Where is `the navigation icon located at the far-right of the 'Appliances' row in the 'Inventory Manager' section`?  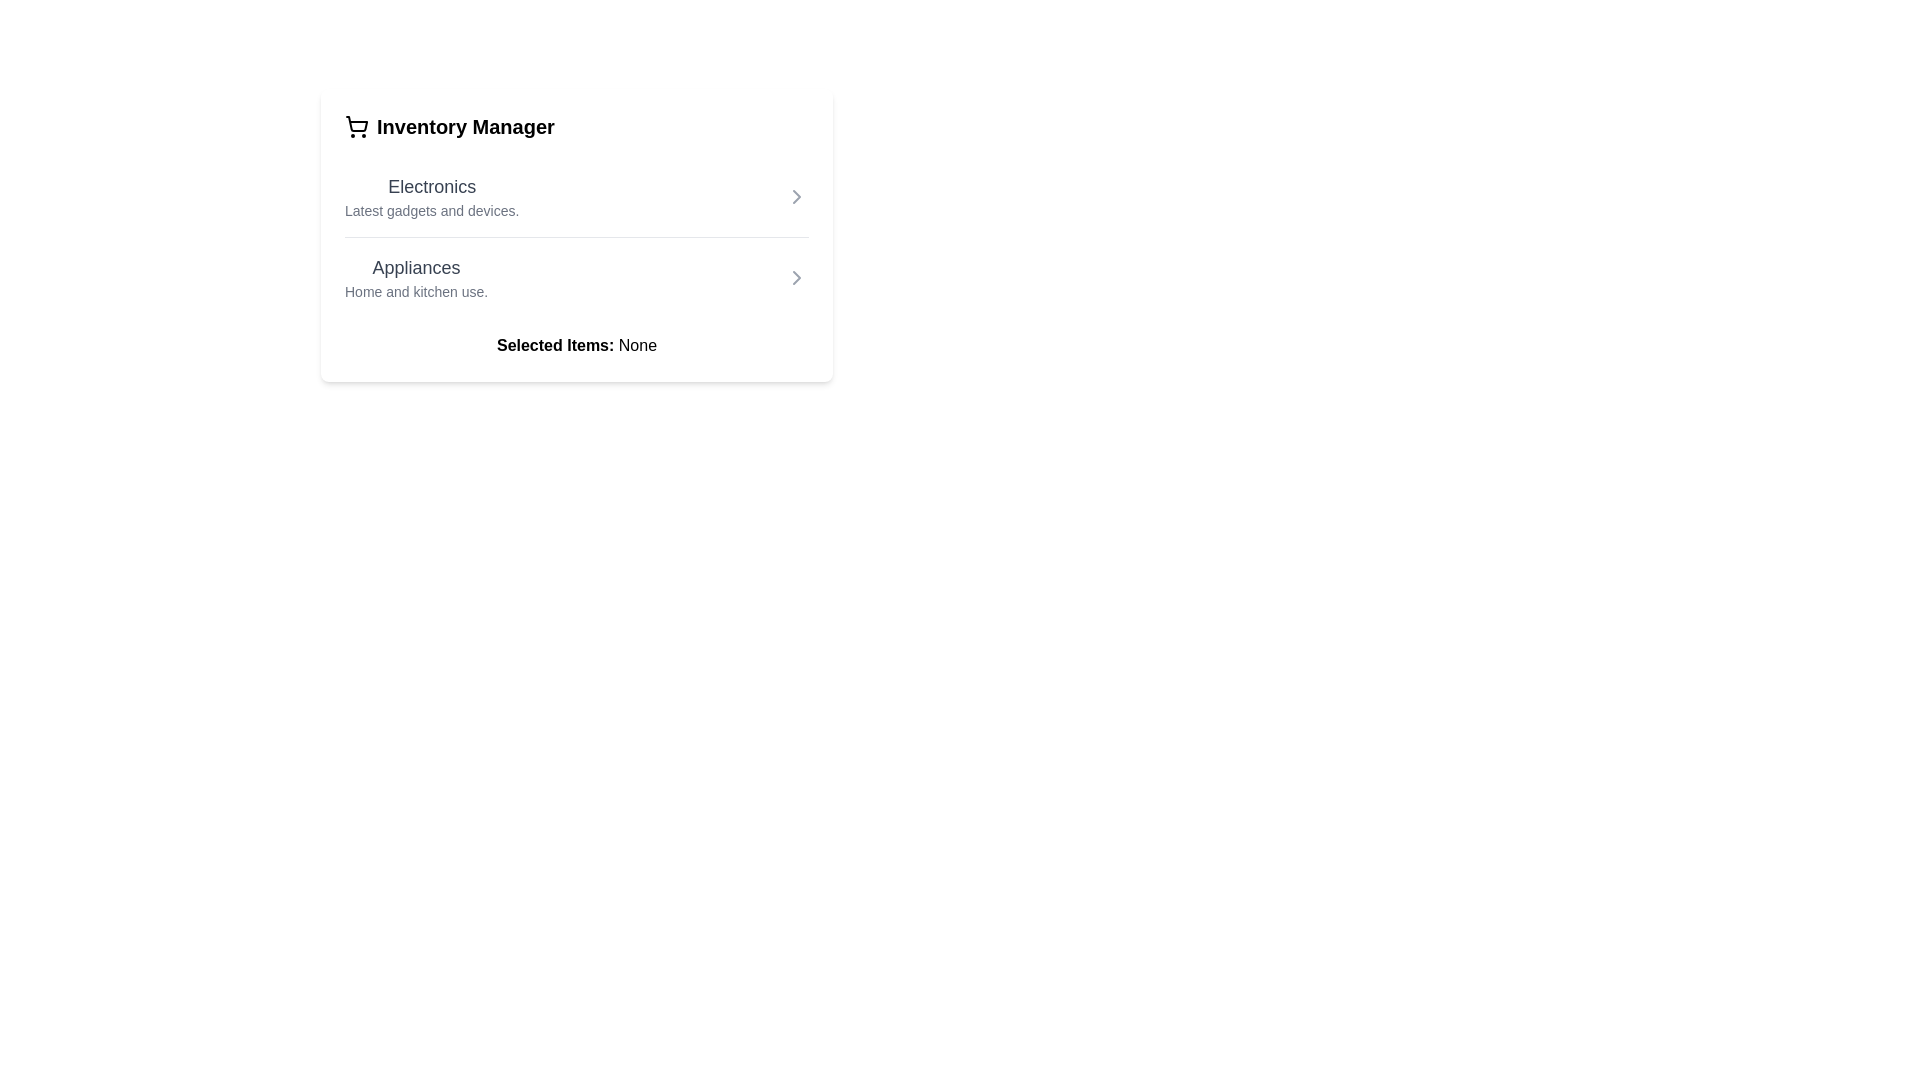
the navigation icon located at the far-right of the 'Appliances' row in the 'Inventory Manager' section is located at coordinates (795, 277).